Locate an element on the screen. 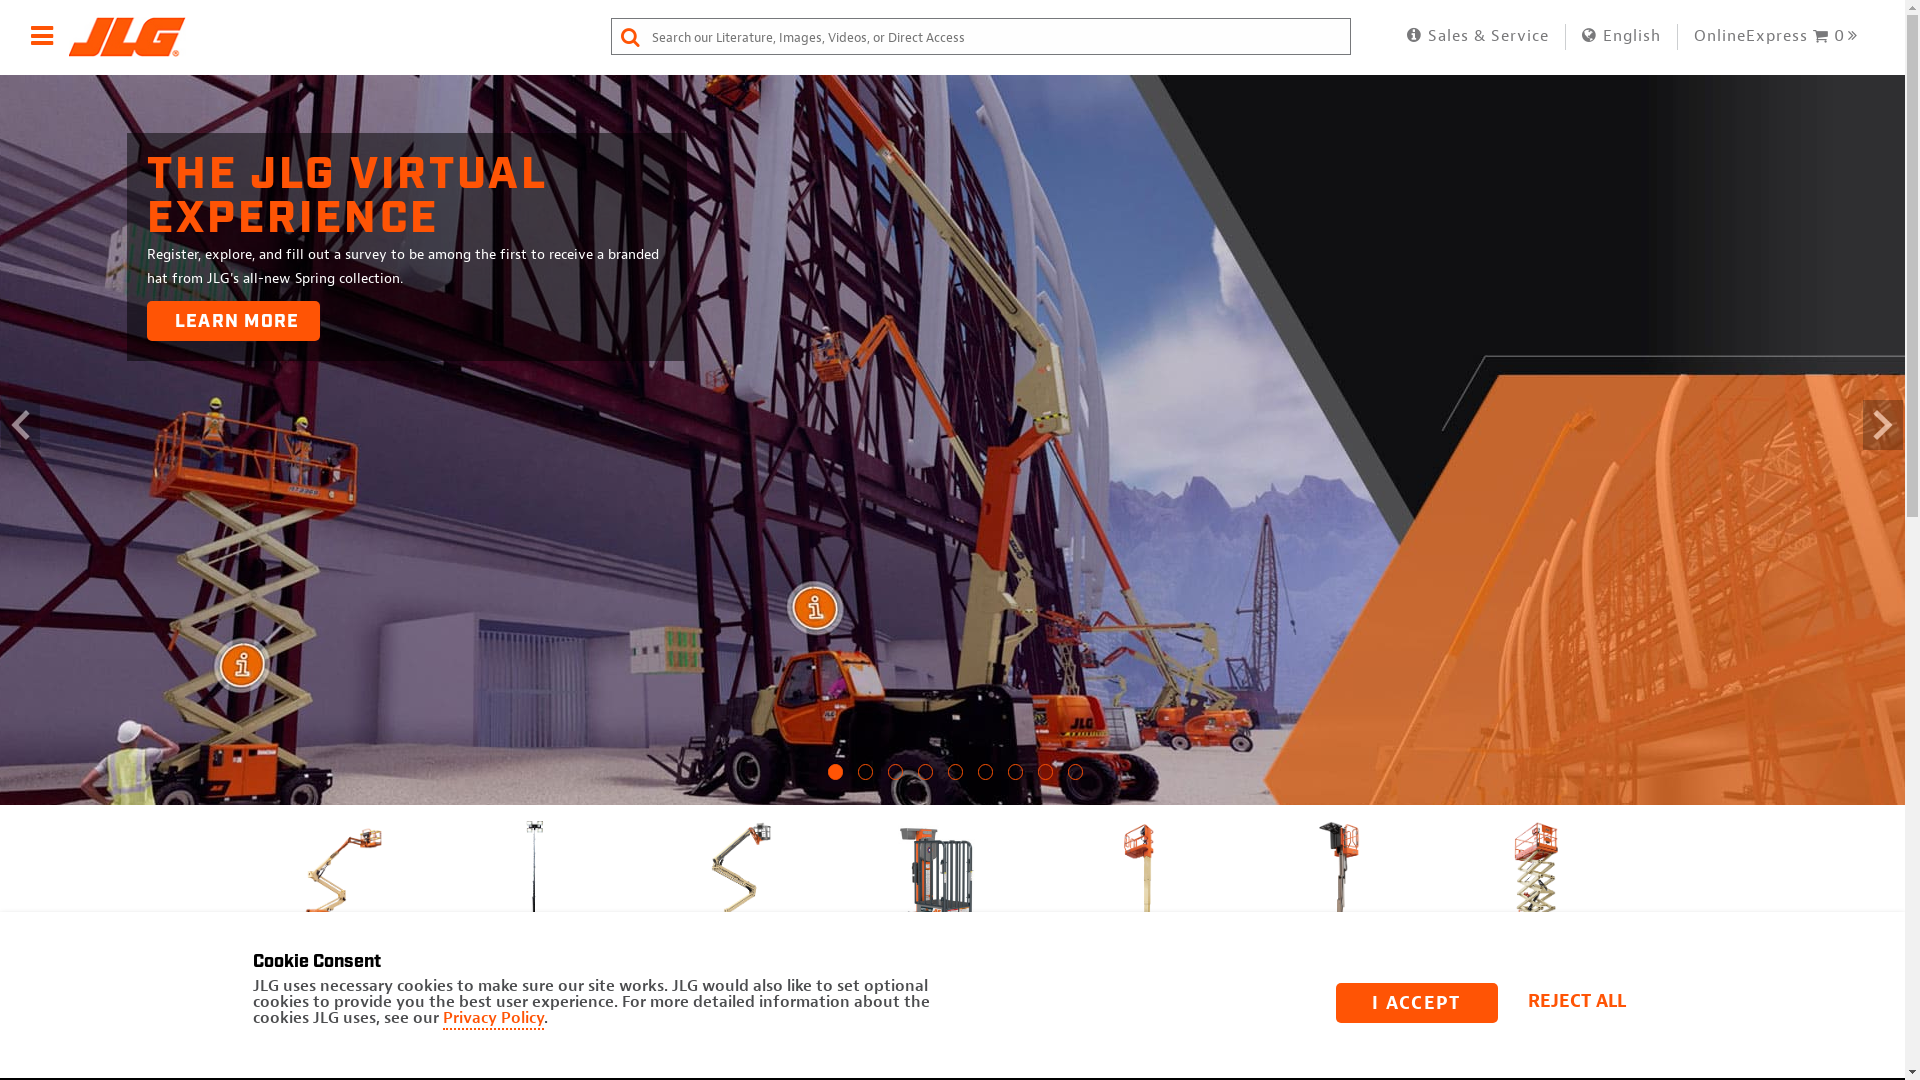  'Engine Powered Boom Lifts' is located at coordinates (336, 898).